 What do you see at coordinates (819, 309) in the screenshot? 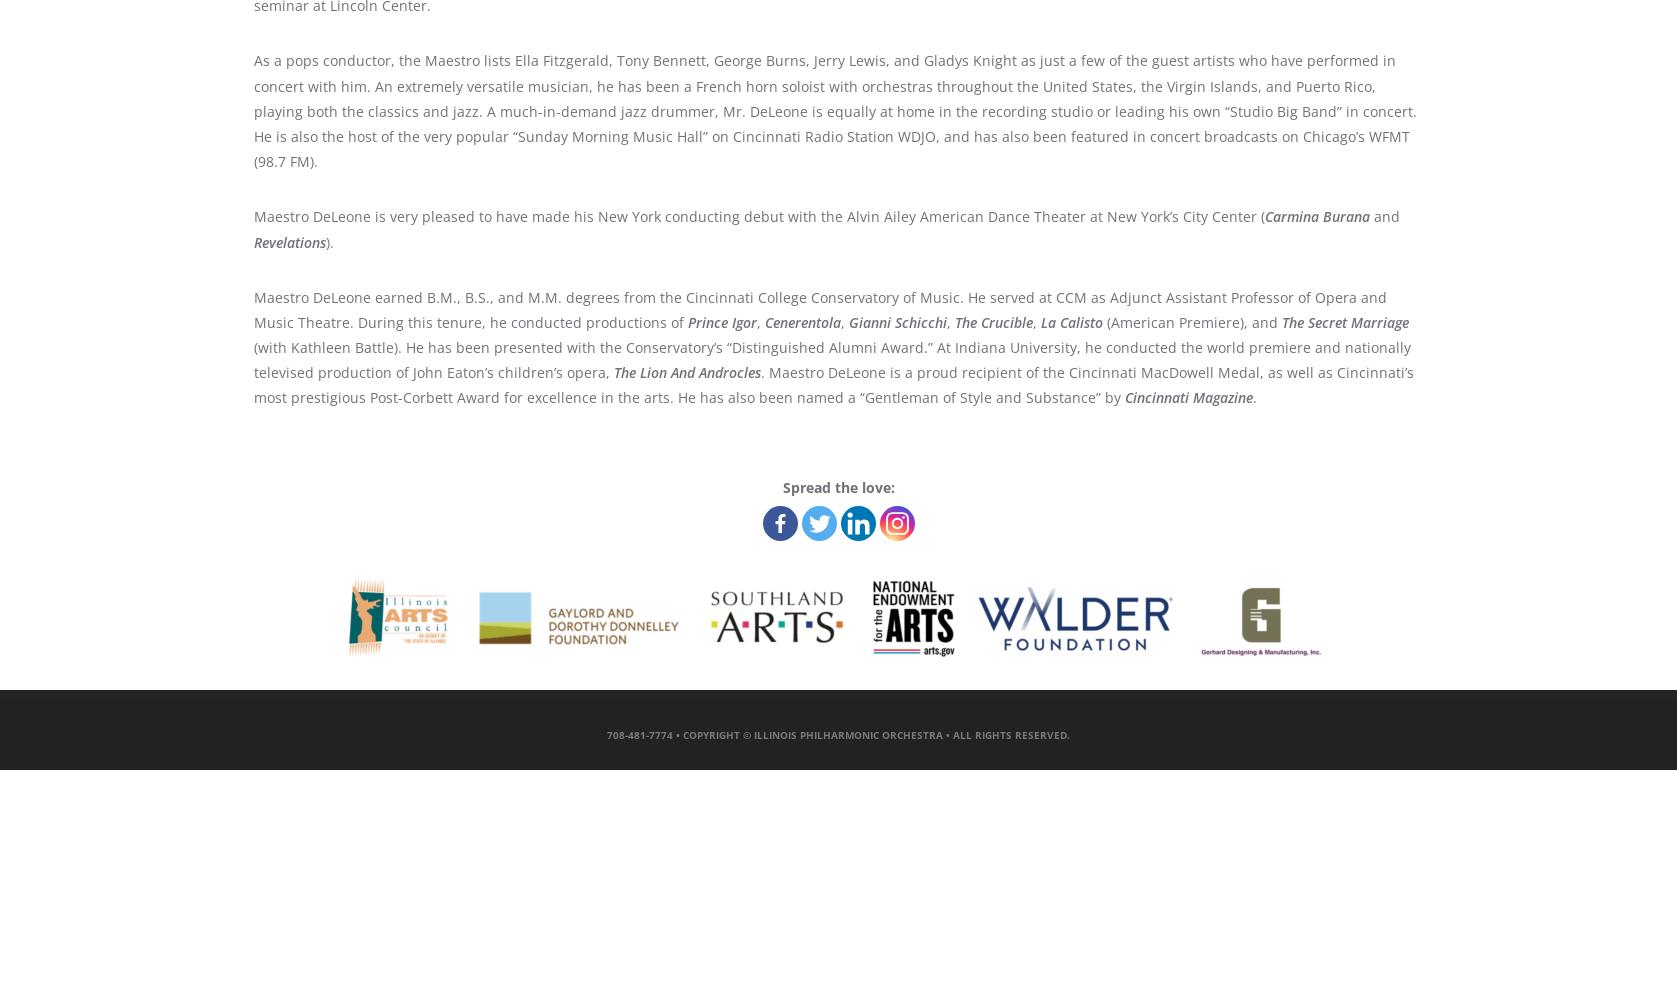
I see `'Maestro DeLeone earned B.M., B.S., and M.M. degrees from the Cincinnati College Conservatory of Music. He served at CCM as Adjunct Assistant Professor of Opera and Music Theatre. During this tenure, he conducted productions of'` at bounding box center [819, 309].